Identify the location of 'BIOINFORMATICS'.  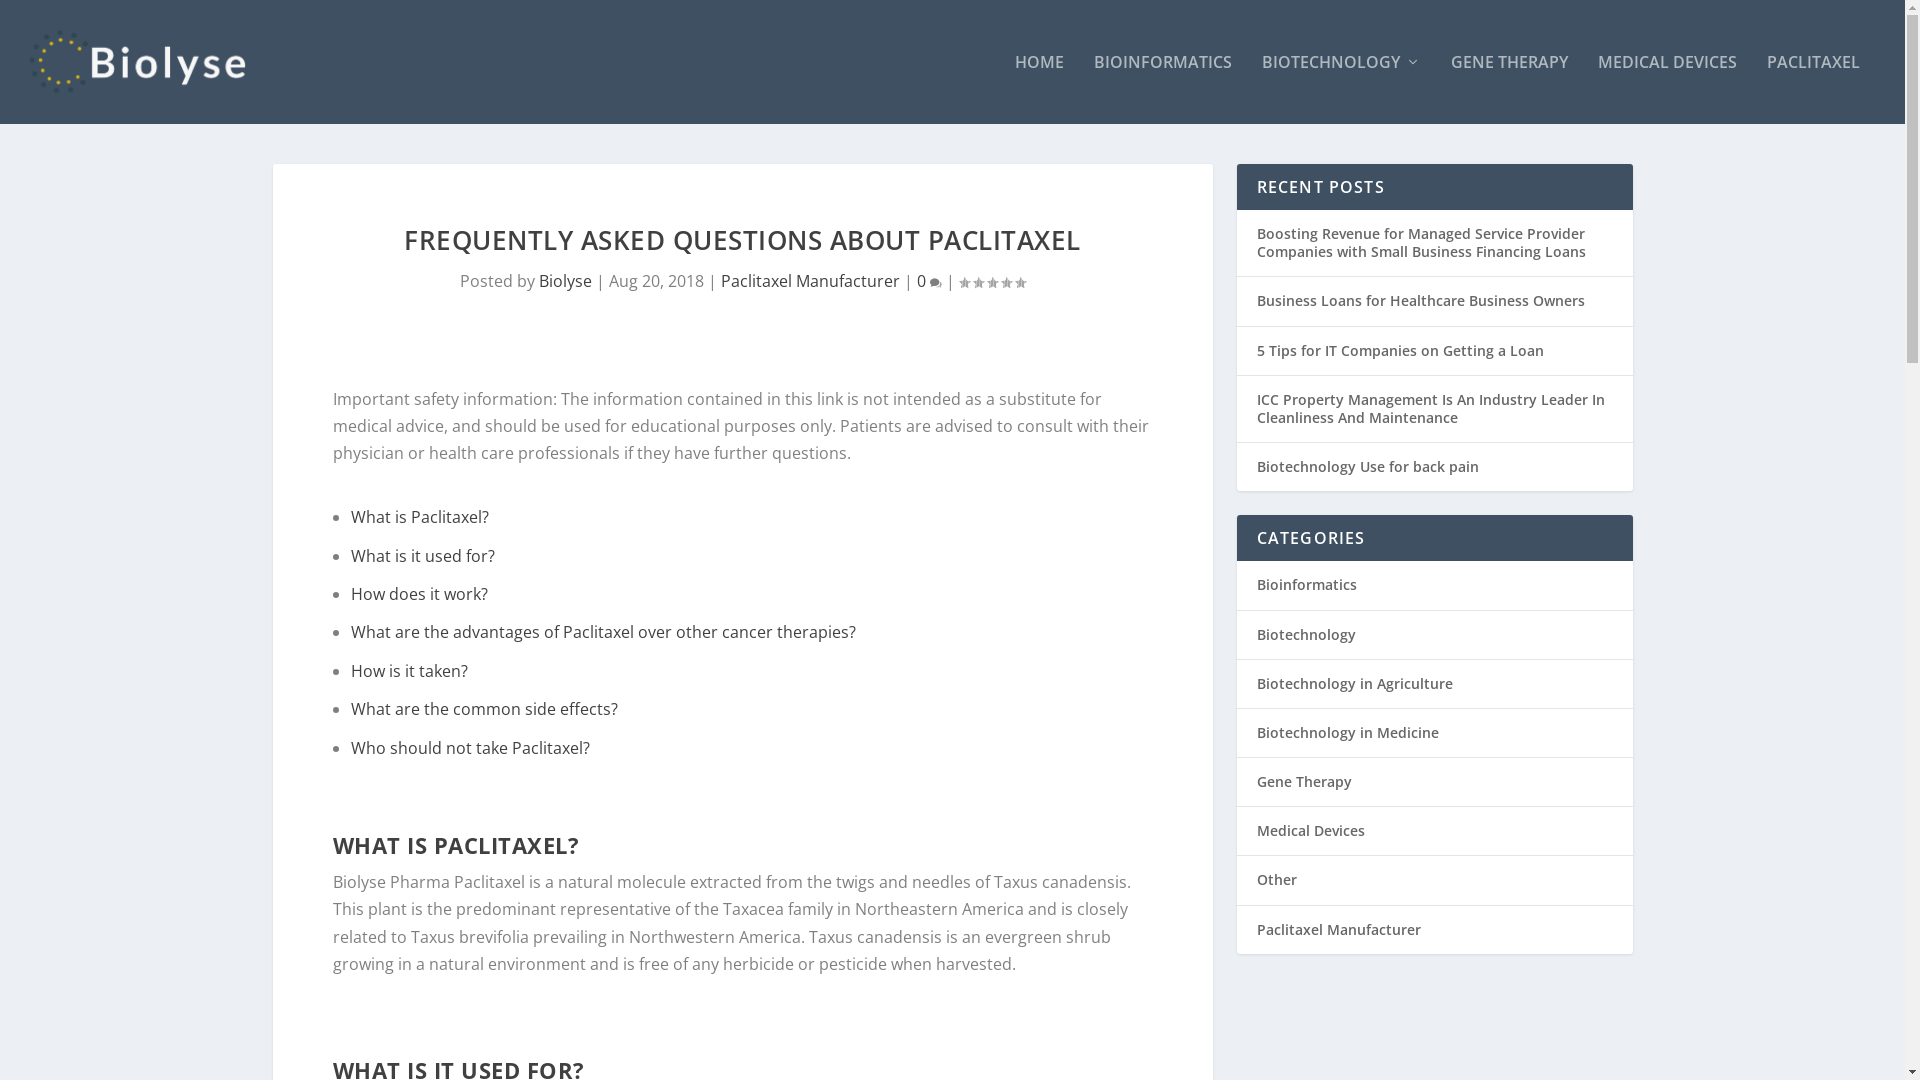
(1162, 87).